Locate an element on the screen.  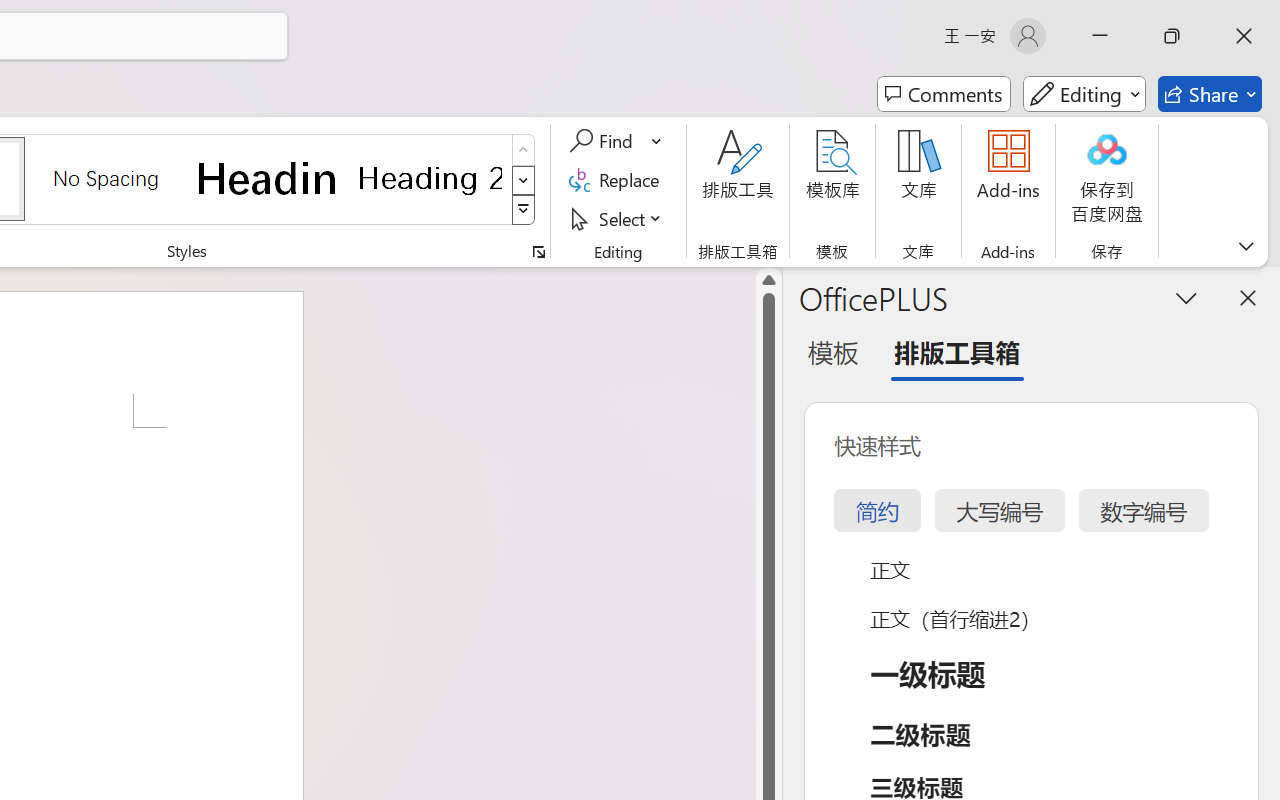
'Line up' is located at coordinates (768, 280).